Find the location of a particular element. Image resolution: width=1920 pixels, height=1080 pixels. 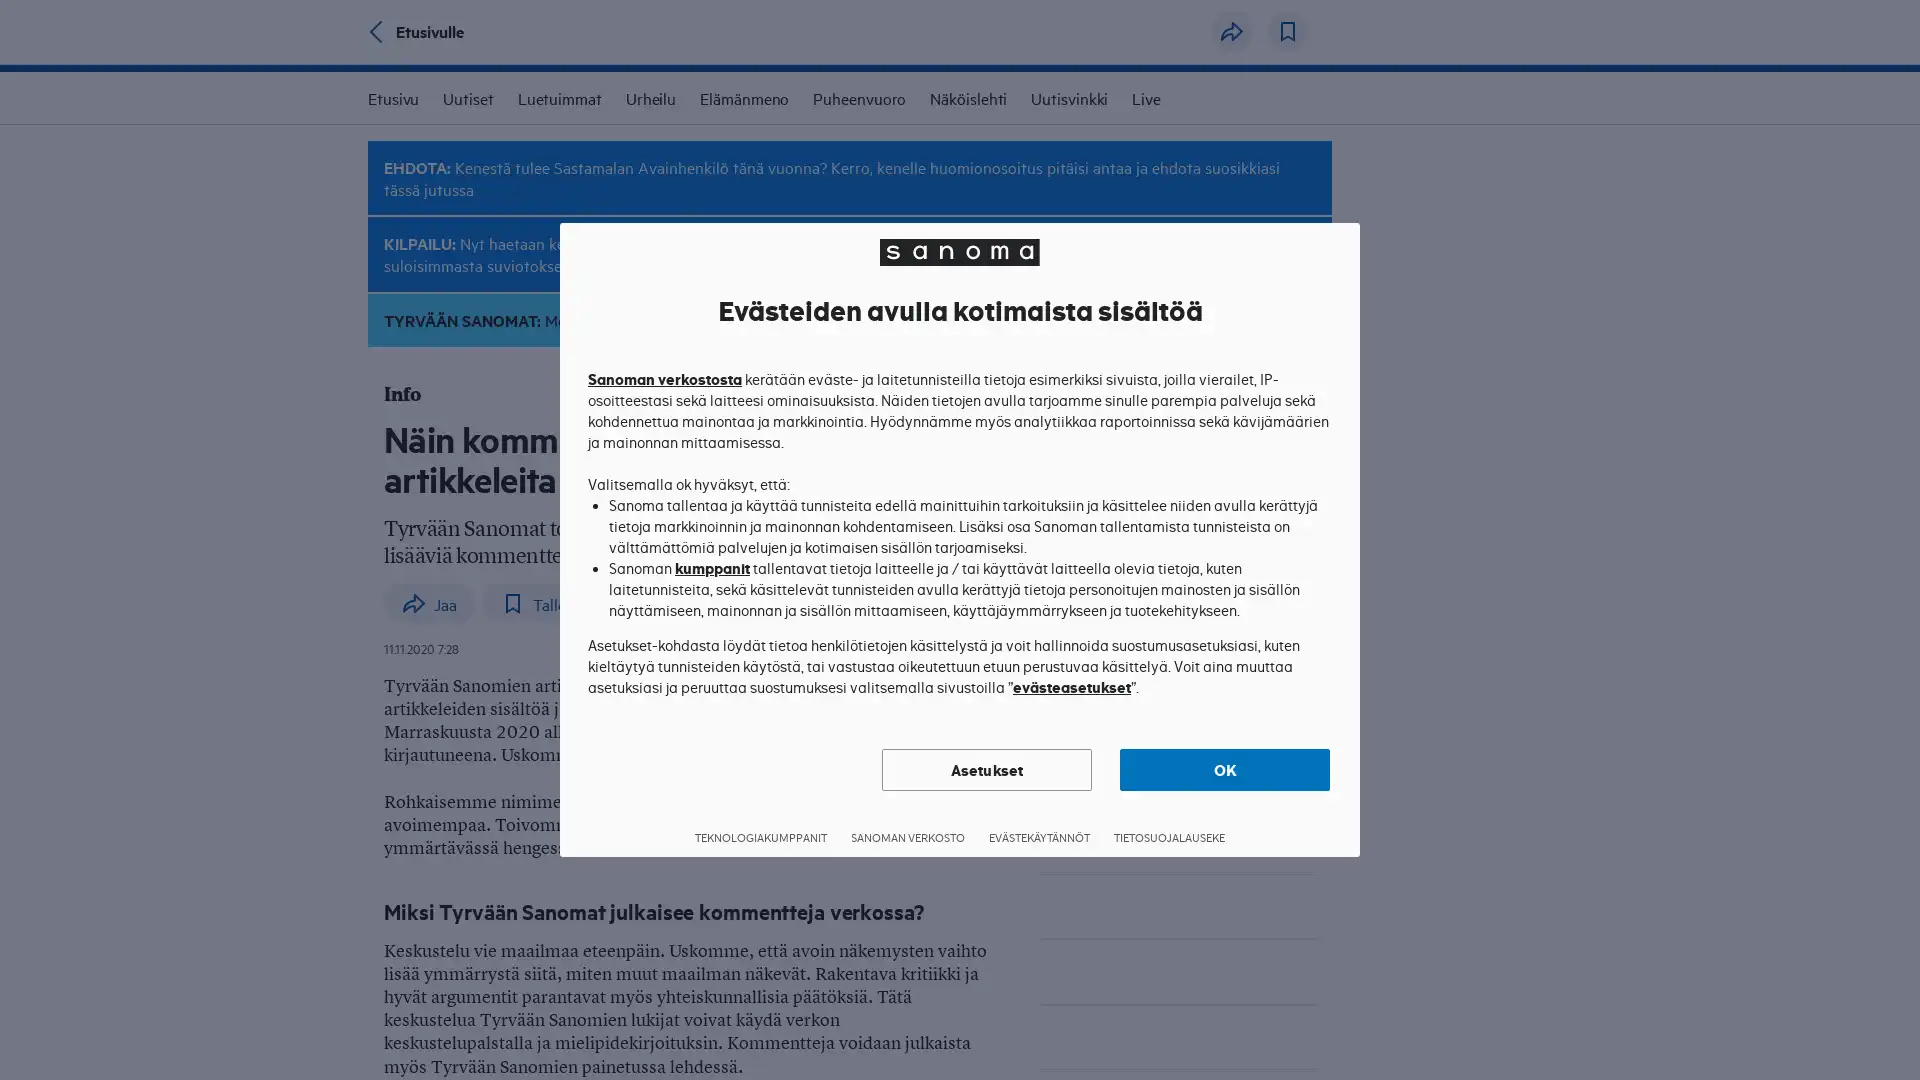

Jaa is located at coordinates (1231, 31).